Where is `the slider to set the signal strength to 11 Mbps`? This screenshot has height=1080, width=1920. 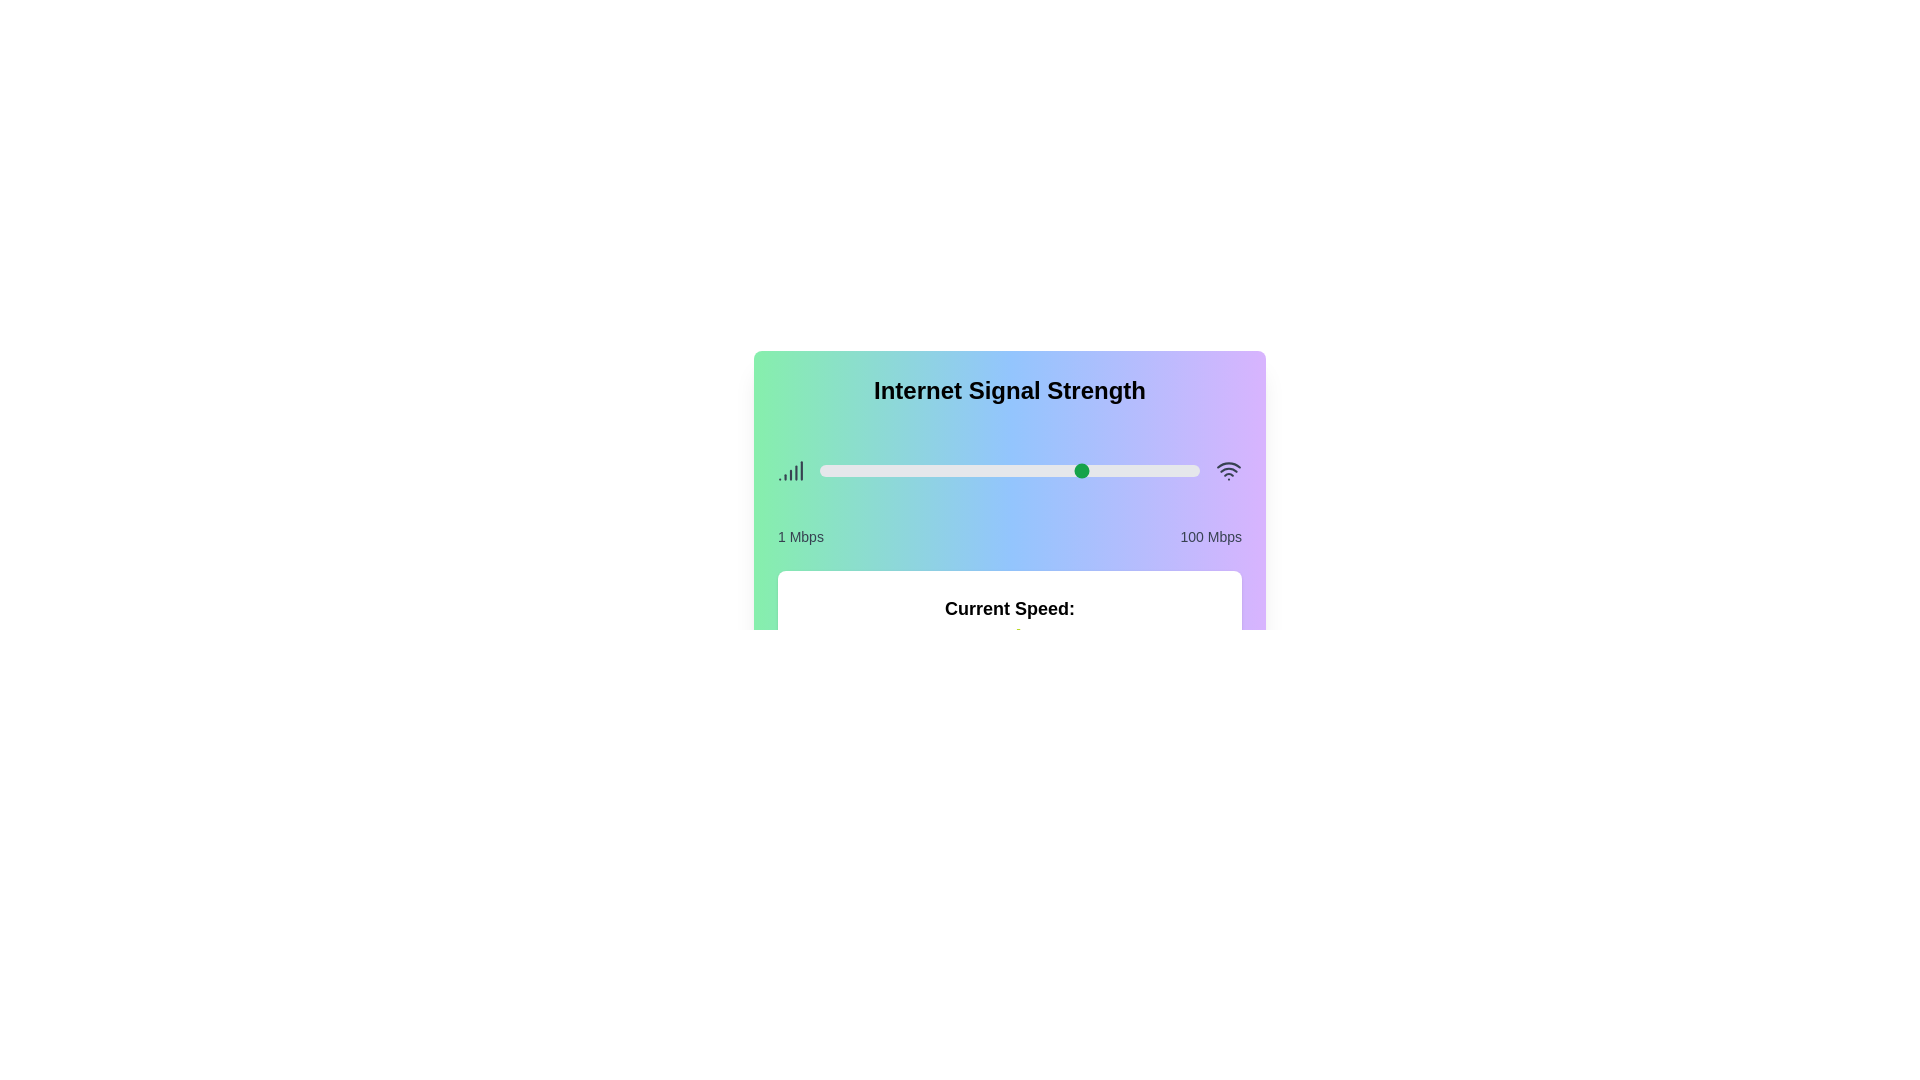
the slider to set the signal strength to 11 Mbps is located at coordinates (858, 470).